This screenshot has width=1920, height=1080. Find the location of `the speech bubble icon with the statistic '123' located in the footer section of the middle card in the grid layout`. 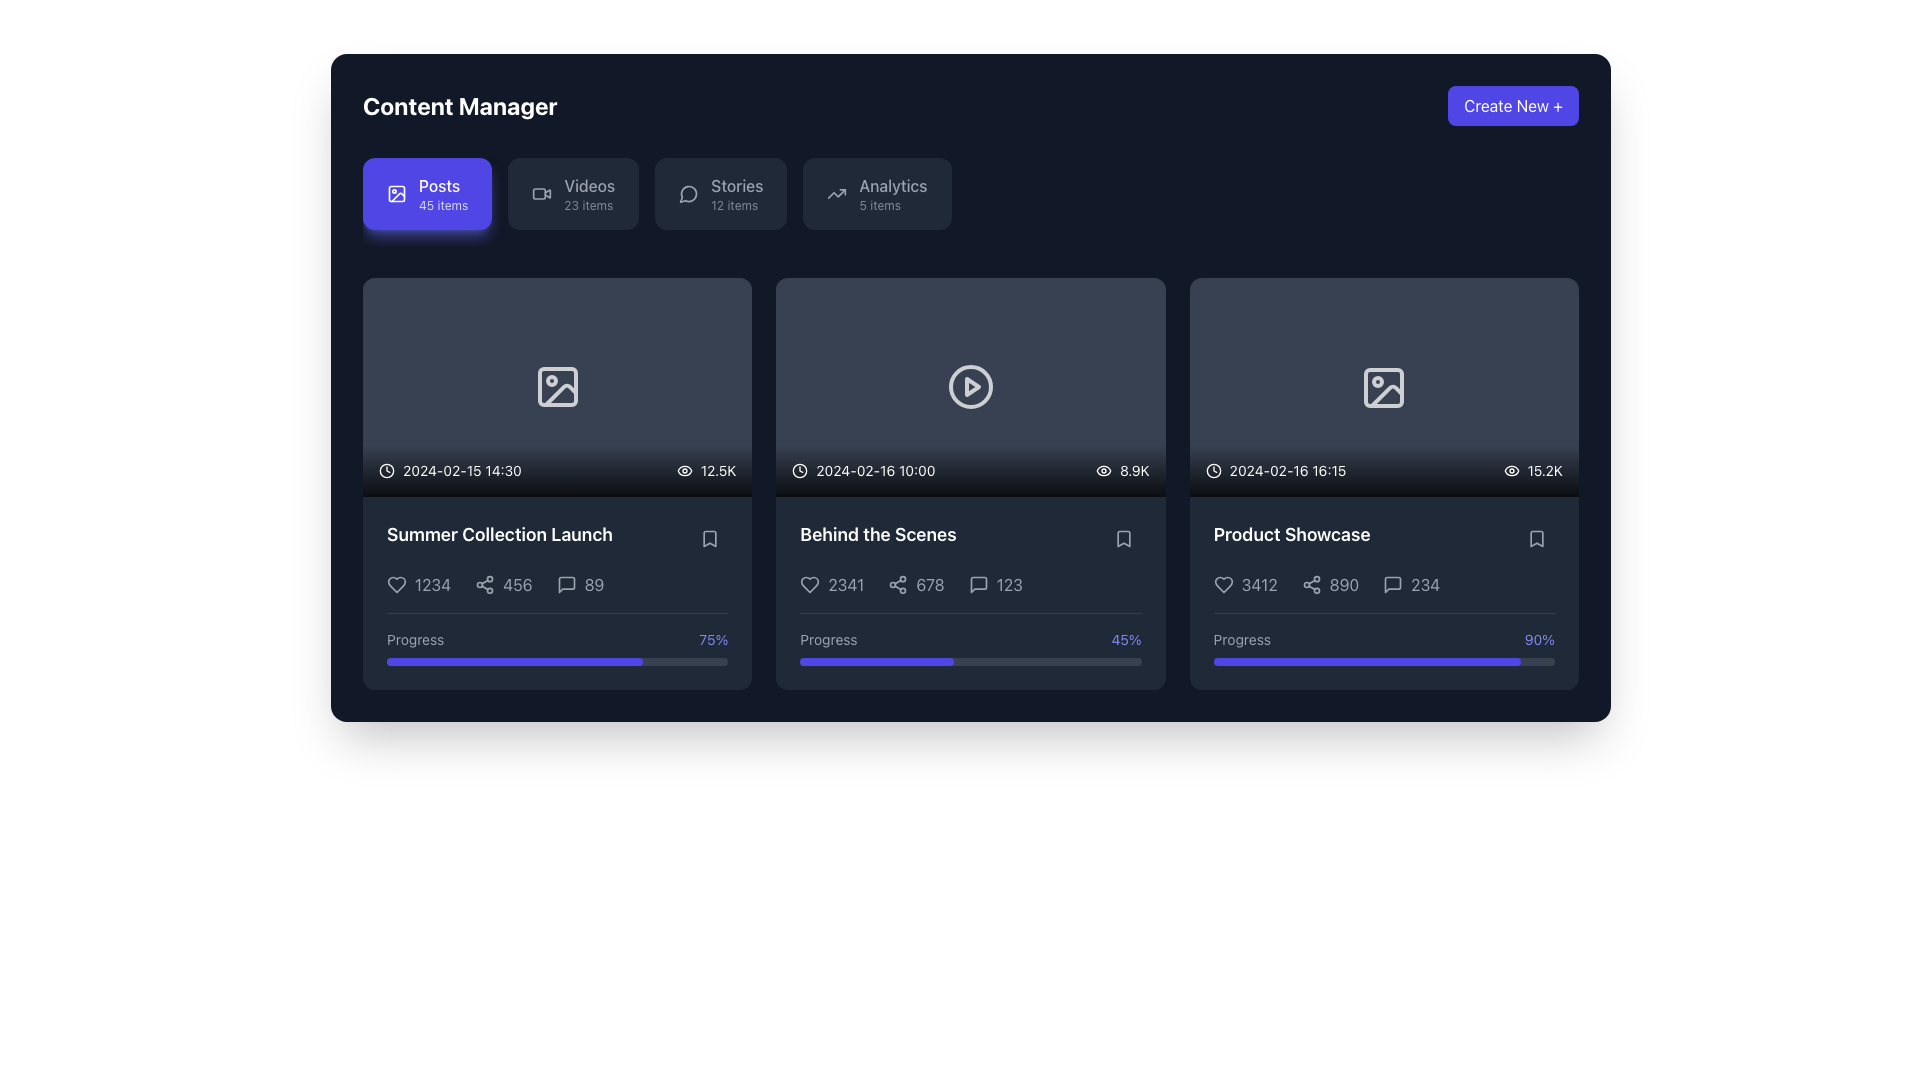

the speech bubble icon with the statistic '123' located in the footer section of the middle card in the grid layout is located at coordinates (970, 584).